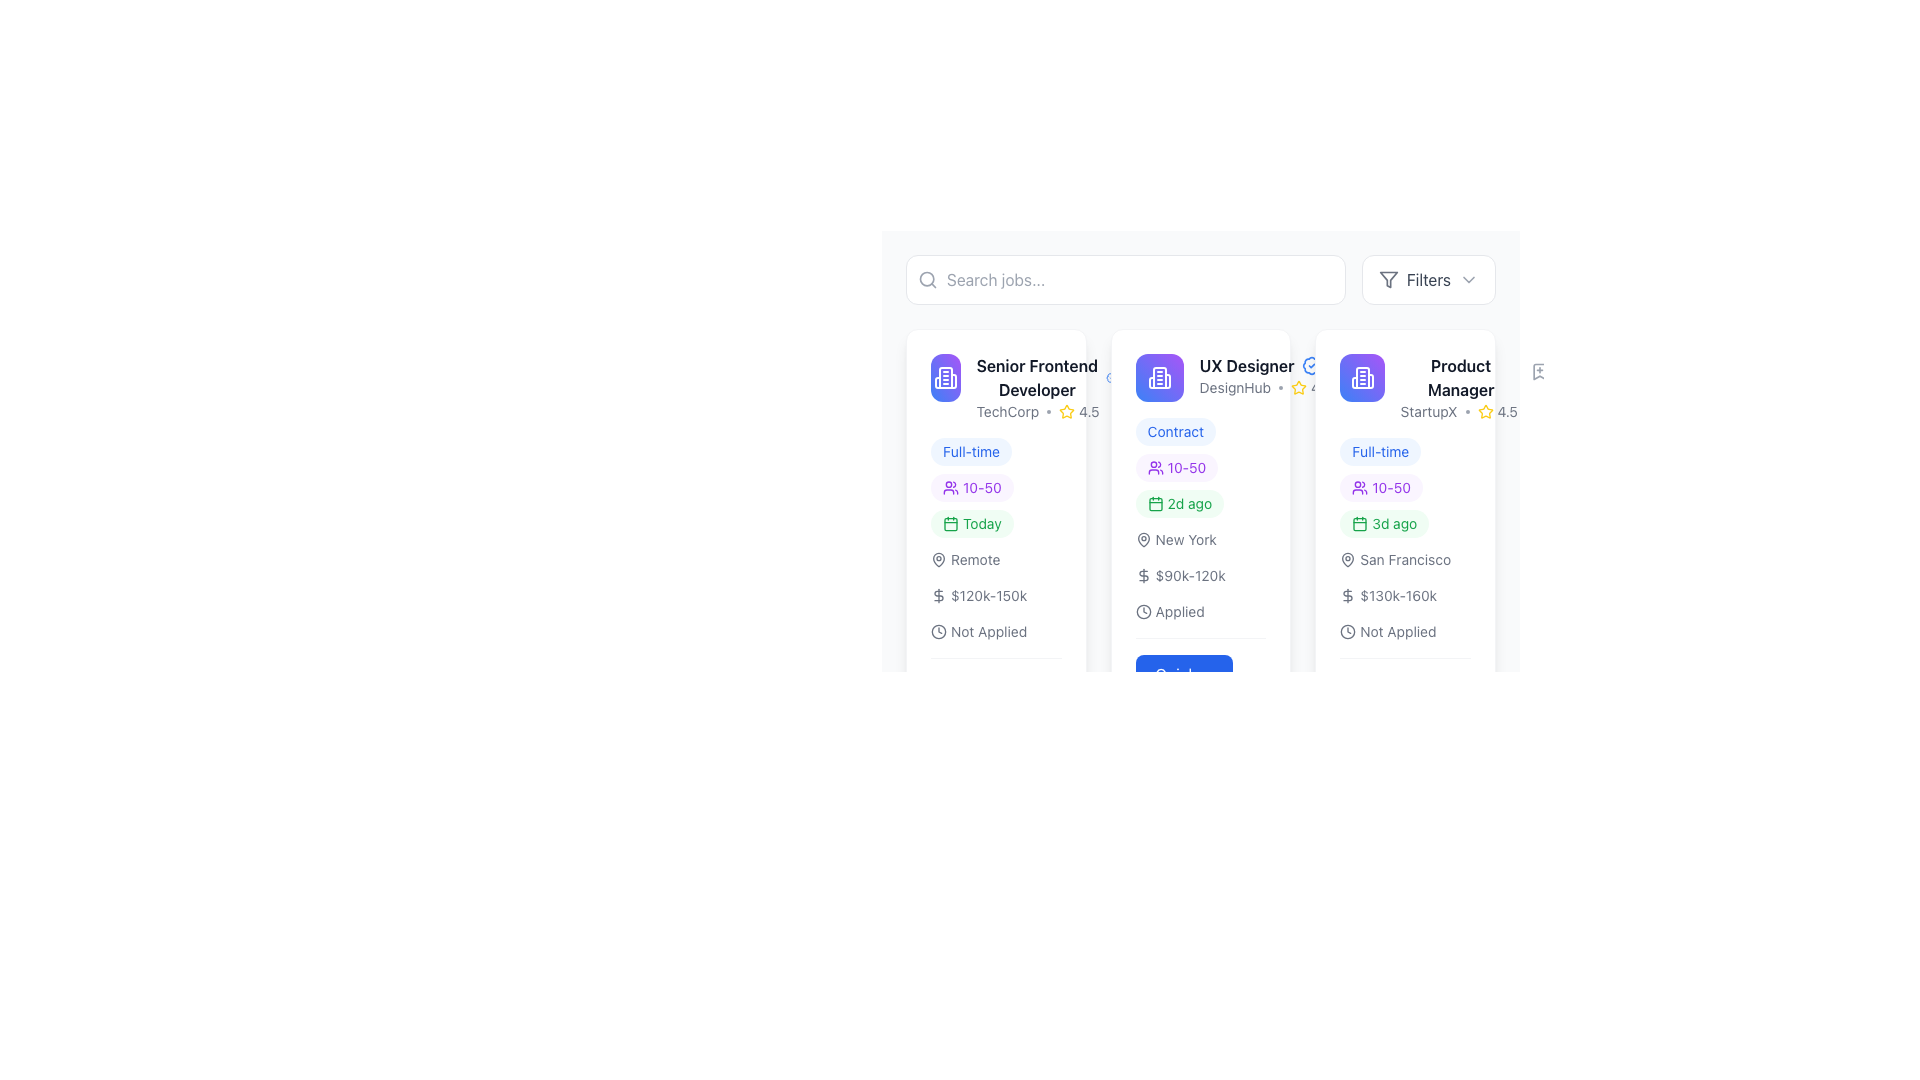 This screenshot has width=1920, height=1080. What do you see at coordinates (996, 488) in the screenshot?
I see `the Text badge indicating company size or similar metadata in the job card interface to view details` at bounding box center [996, 488].